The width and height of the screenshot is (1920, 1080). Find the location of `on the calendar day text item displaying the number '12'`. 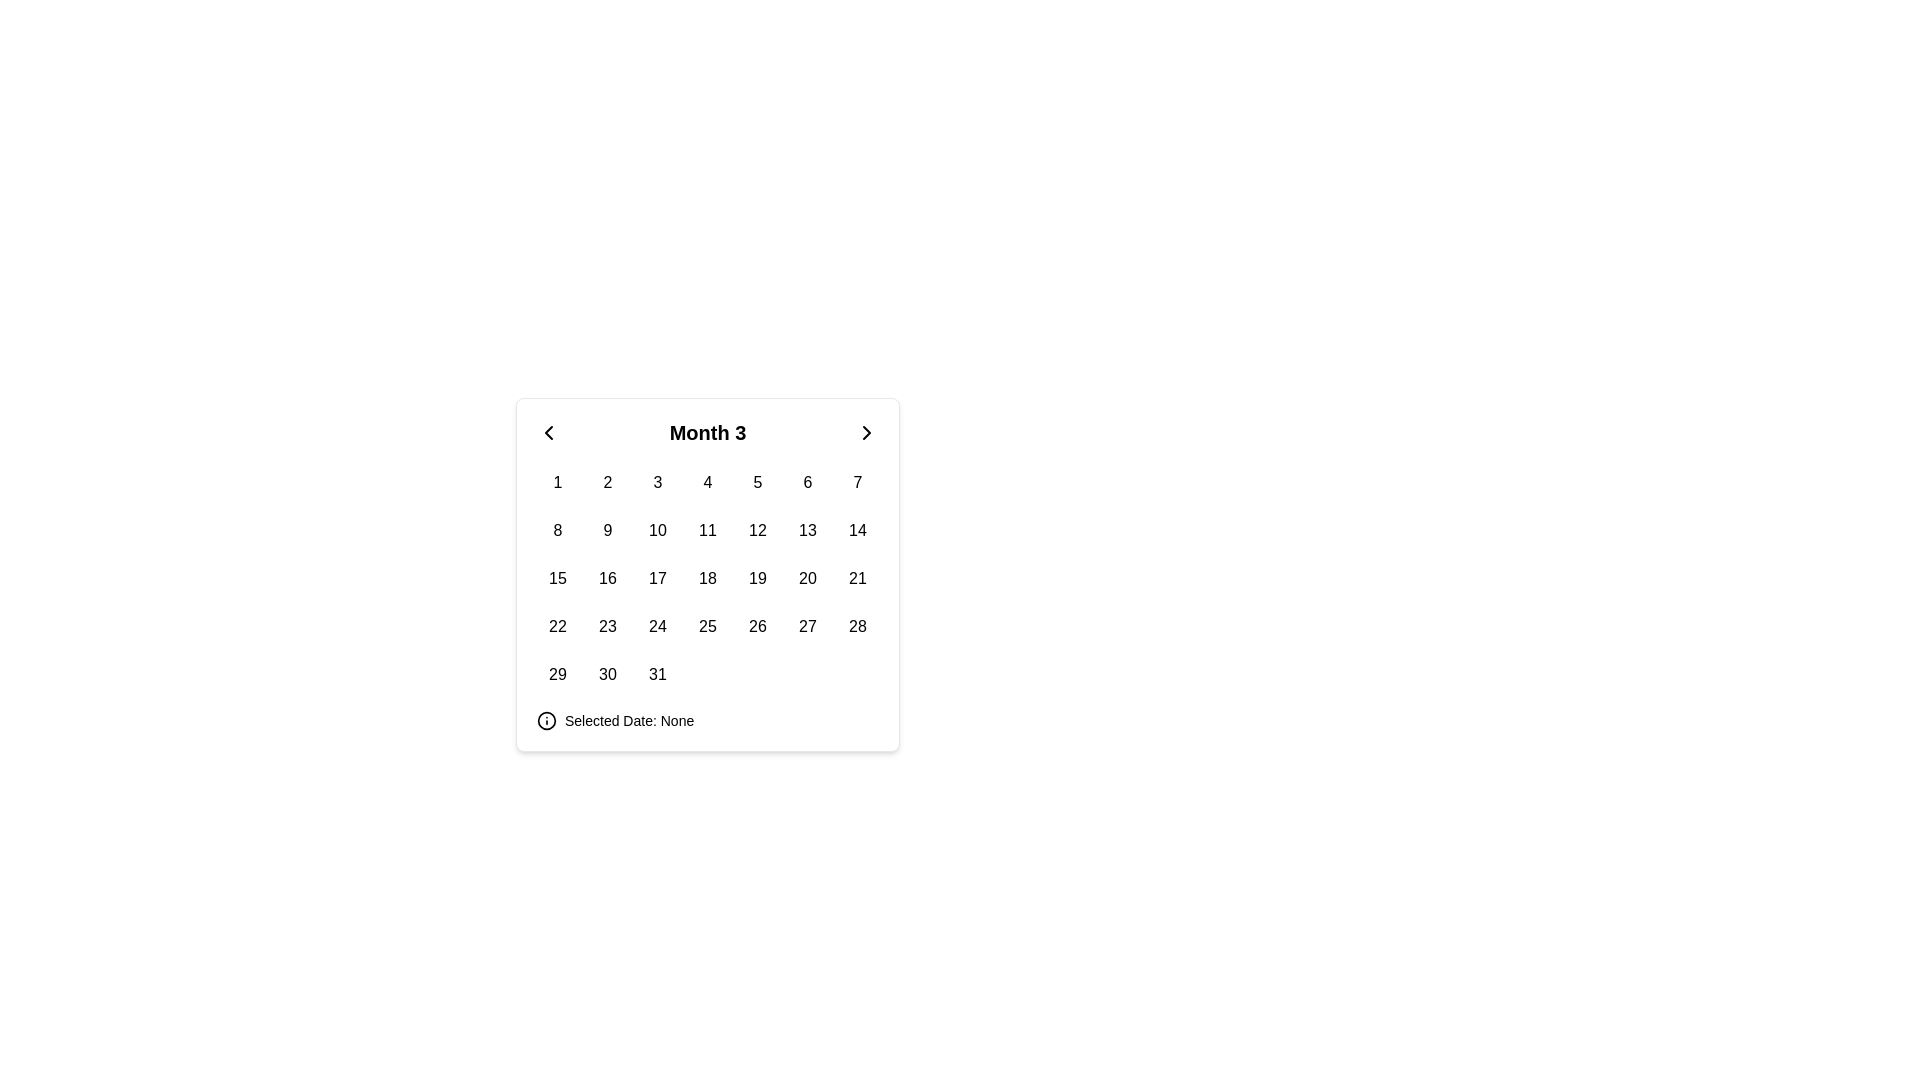

on the calendar day text item displaying the number '12' is located at coordinates (757, 530).